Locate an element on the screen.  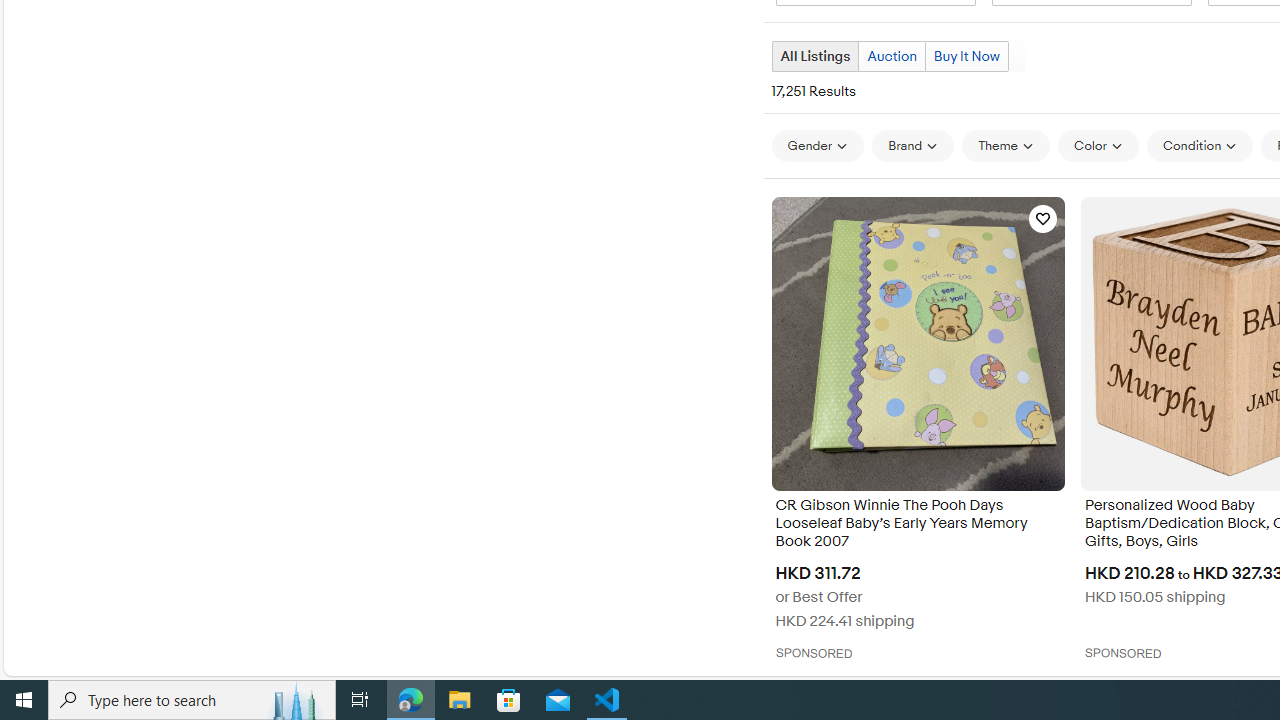
'Theme' is located at coordinates (1006, 144).